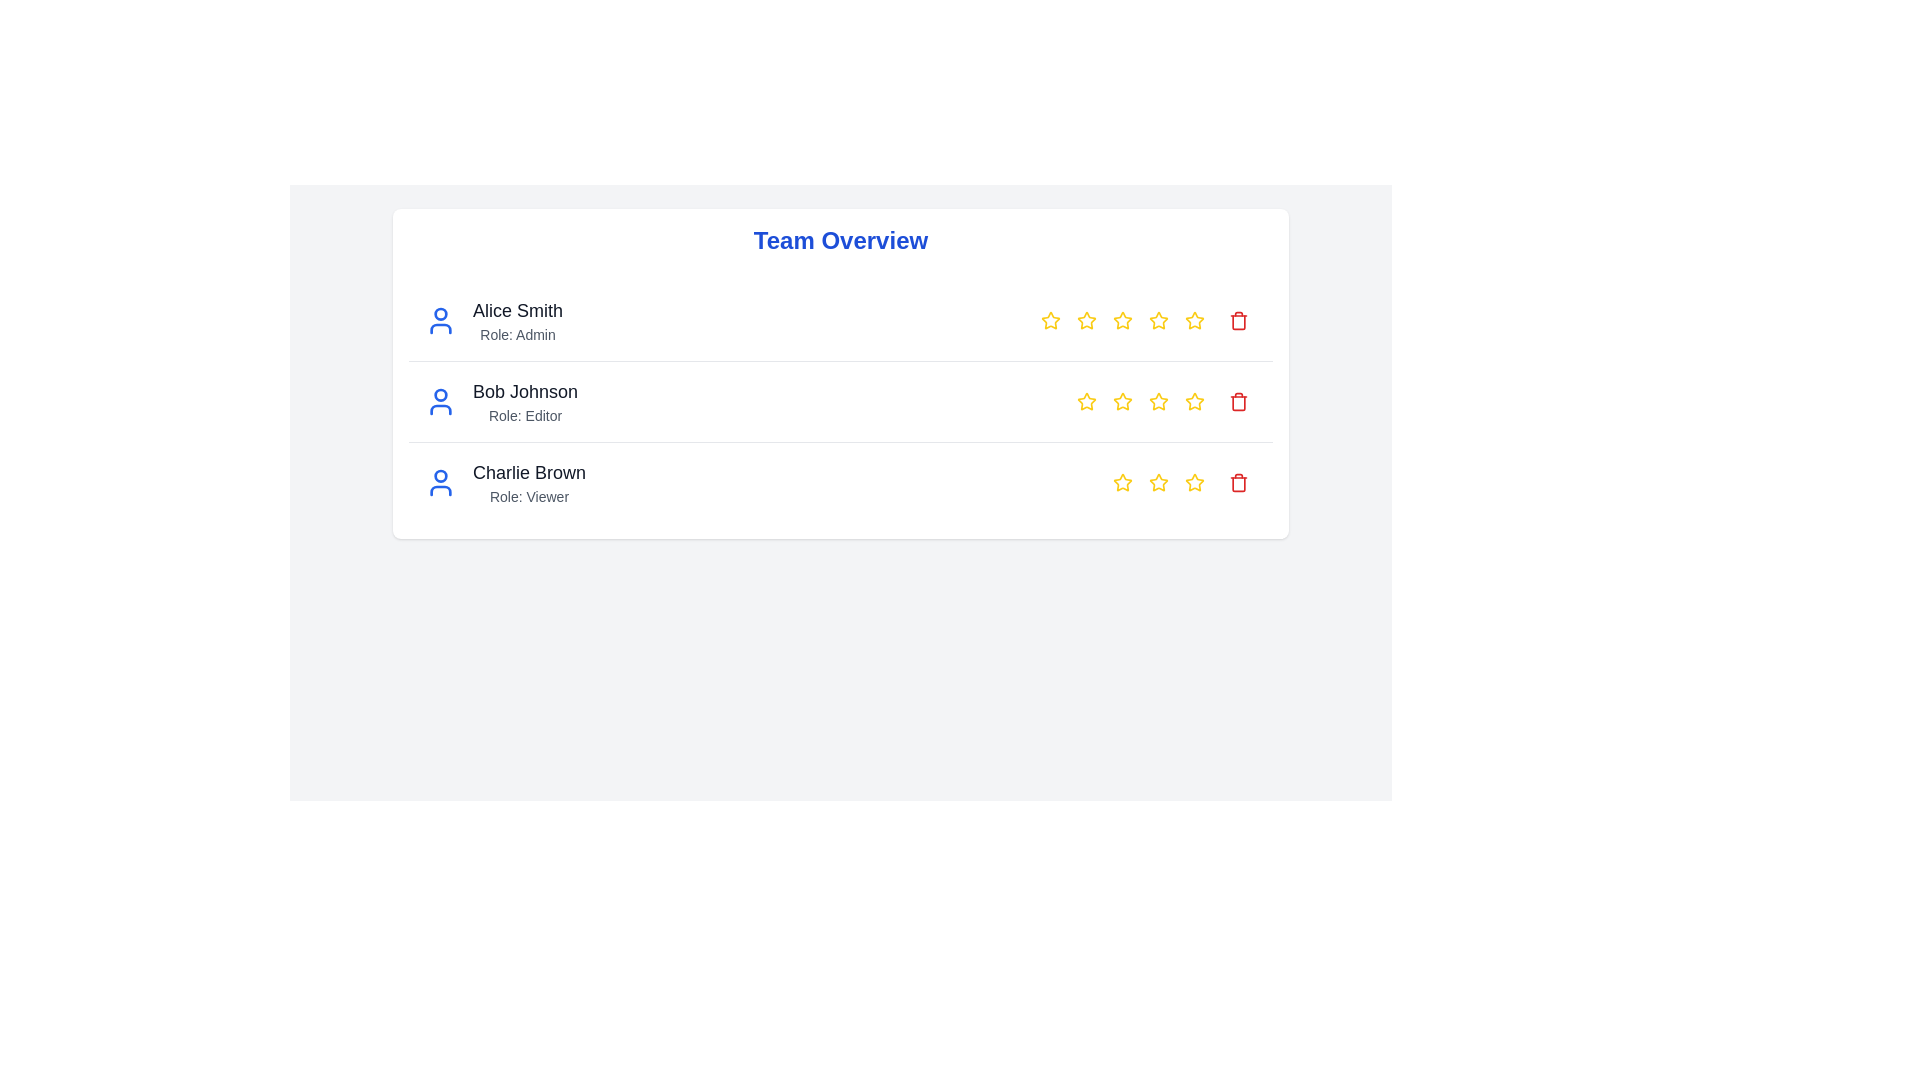 The image size is (1920, 1080). Describe the element at coordinates (1158, 319) in the screenshot. I see `the fifth star rating icon in the top row` at that location.